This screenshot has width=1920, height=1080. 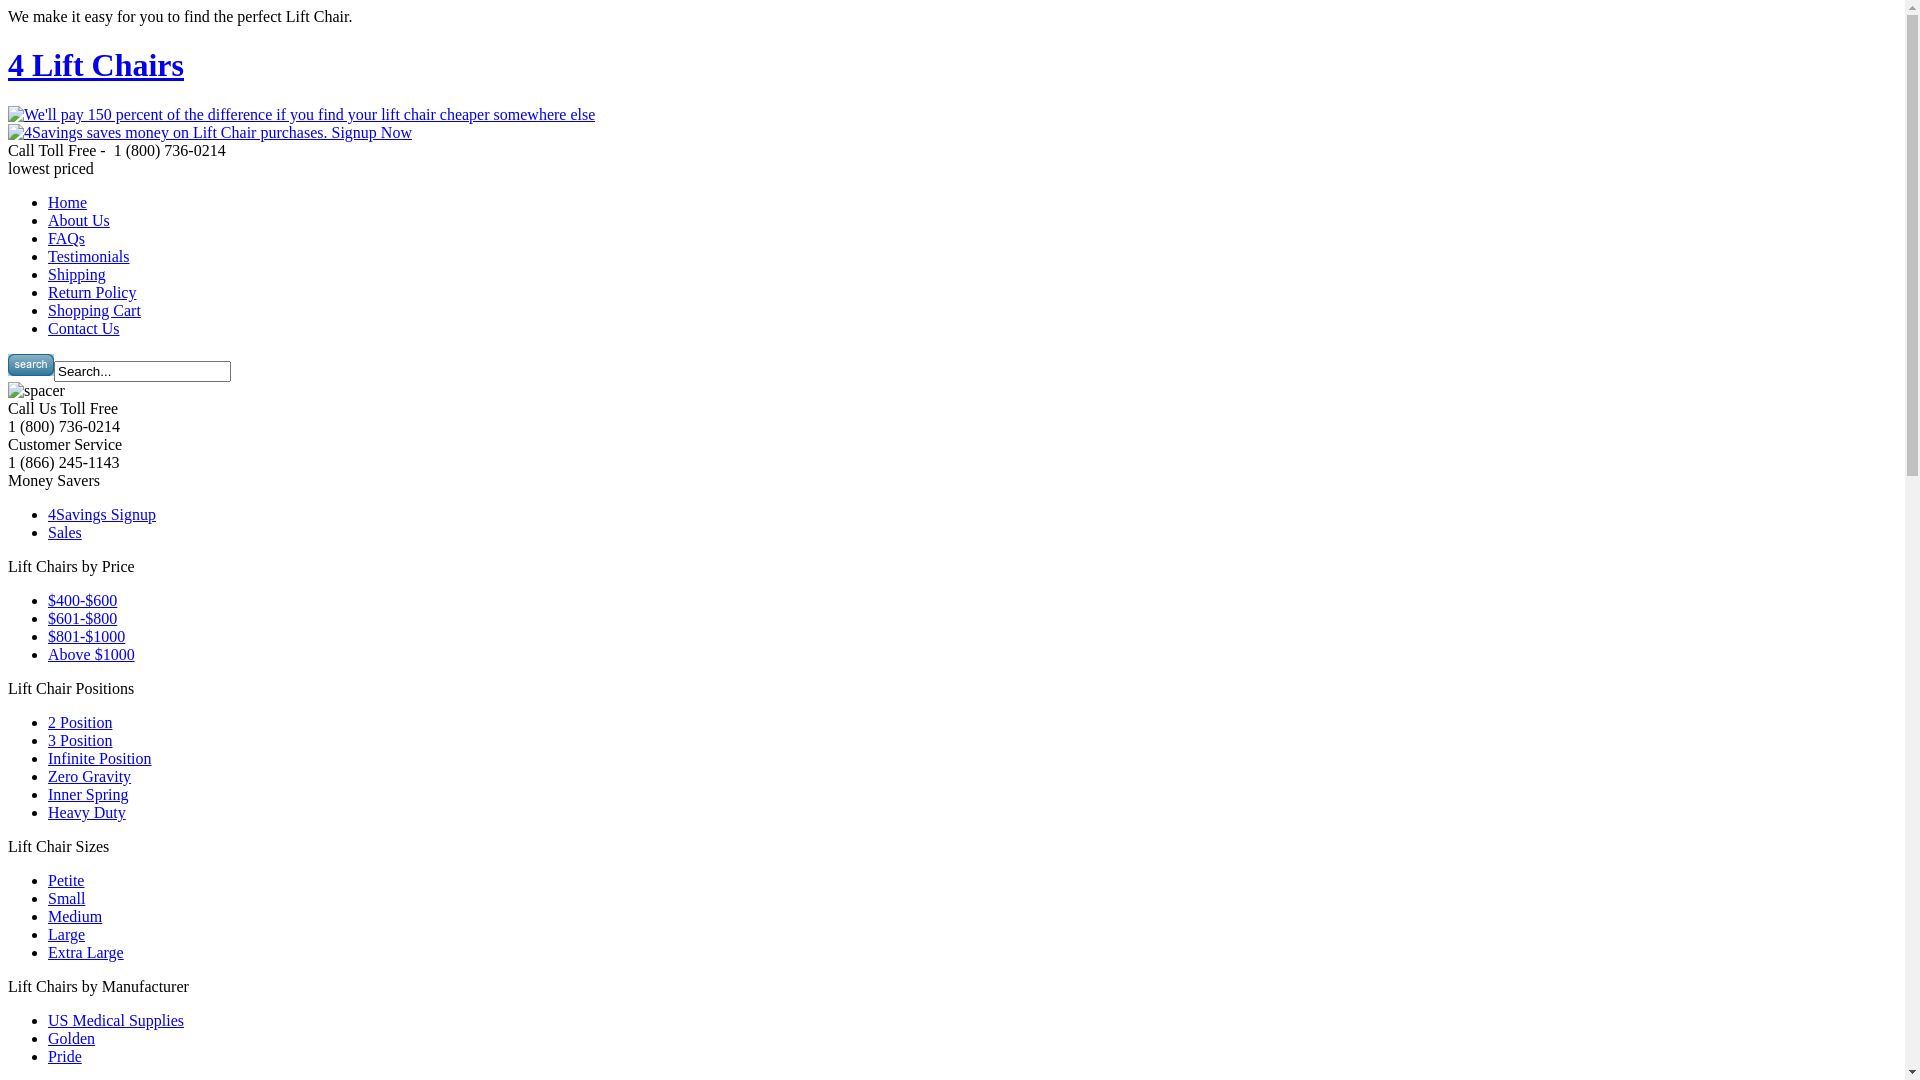 What do you see at coordinates (48, 327) in the screenshot?
I see `'Contact Us'` at bounding box center [48, 327].